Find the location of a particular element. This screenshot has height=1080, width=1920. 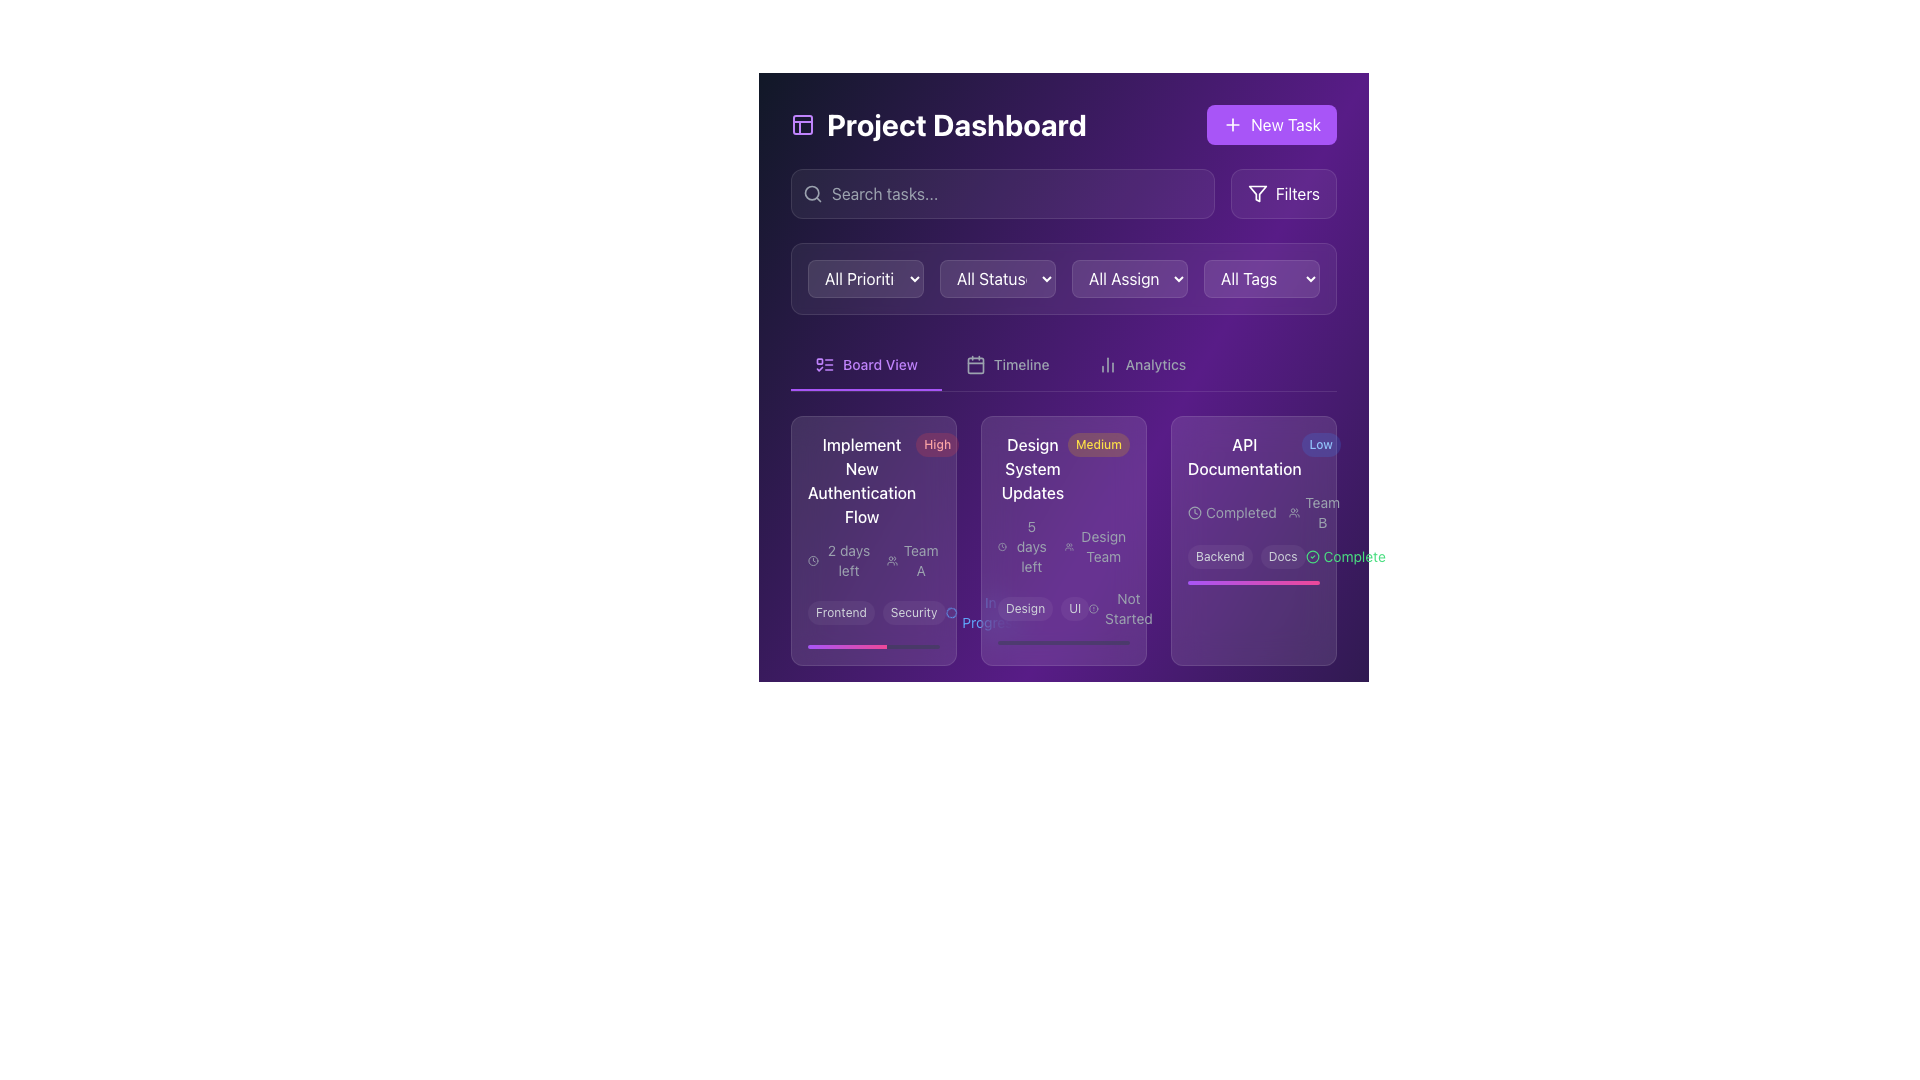

the circular outline of the clock icon located within the 'Implement New Authentication Flow' card in the 'Board View' section is located at coordinates (813, 560).